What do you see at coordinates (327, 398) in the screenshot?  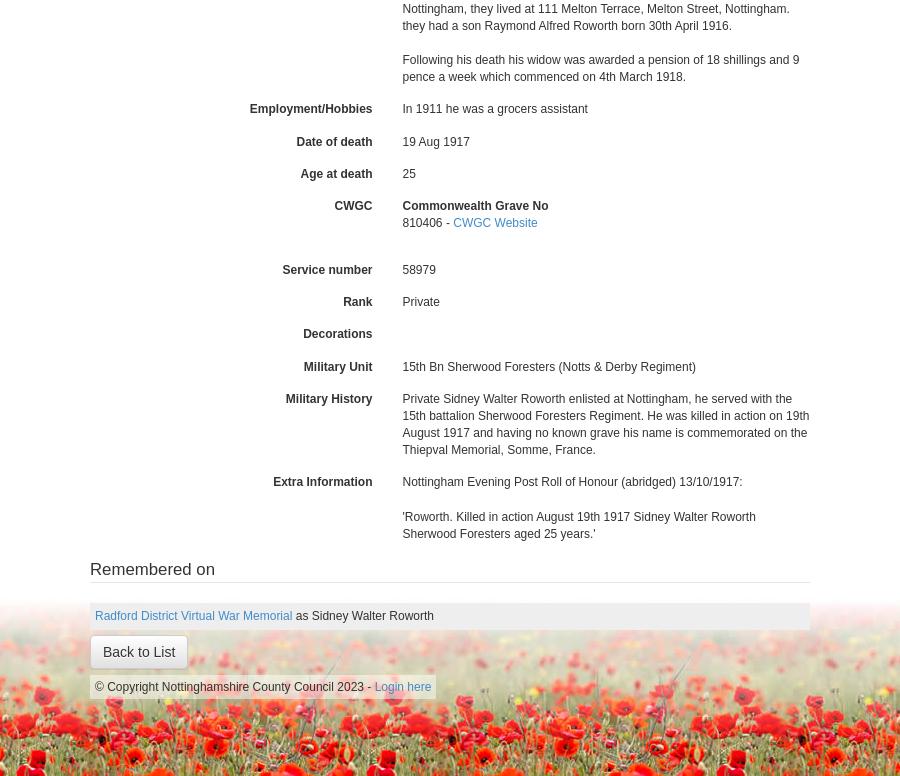 I see `'Military History'` at bounding box center [327, 398].